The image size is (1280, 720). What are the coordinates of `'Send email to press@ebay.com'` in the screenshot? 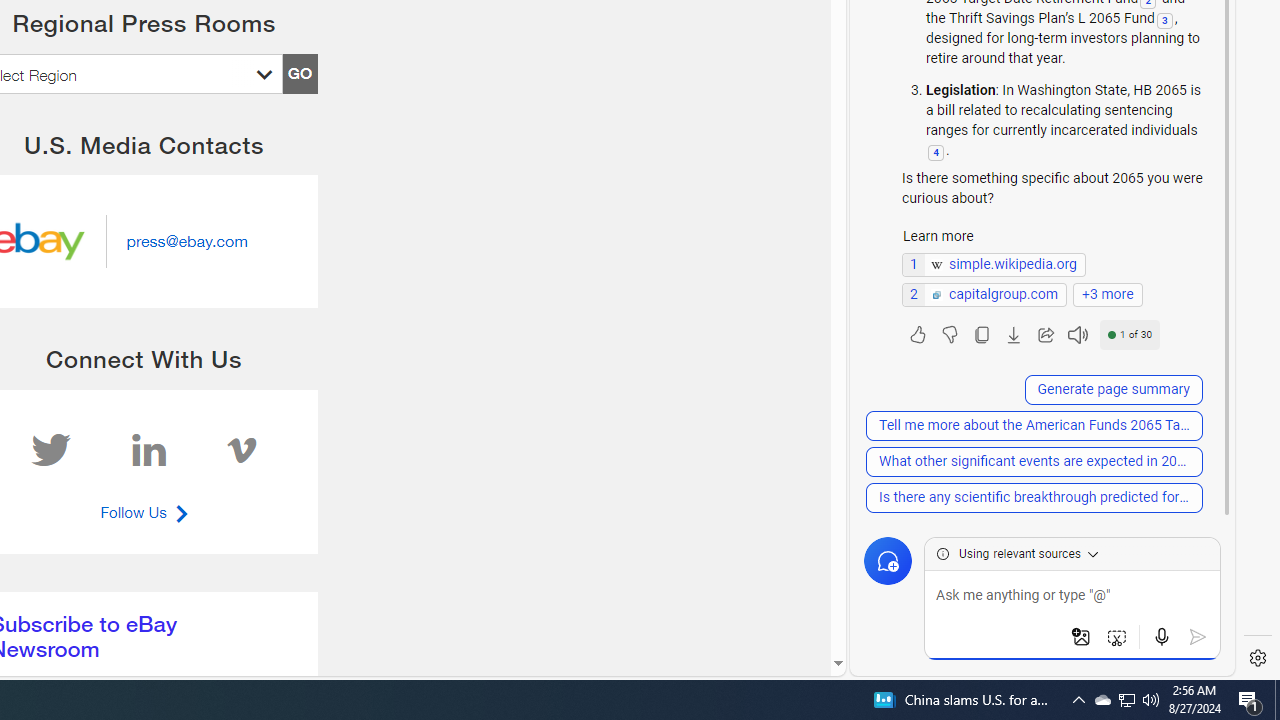 It's located at (186, 240).